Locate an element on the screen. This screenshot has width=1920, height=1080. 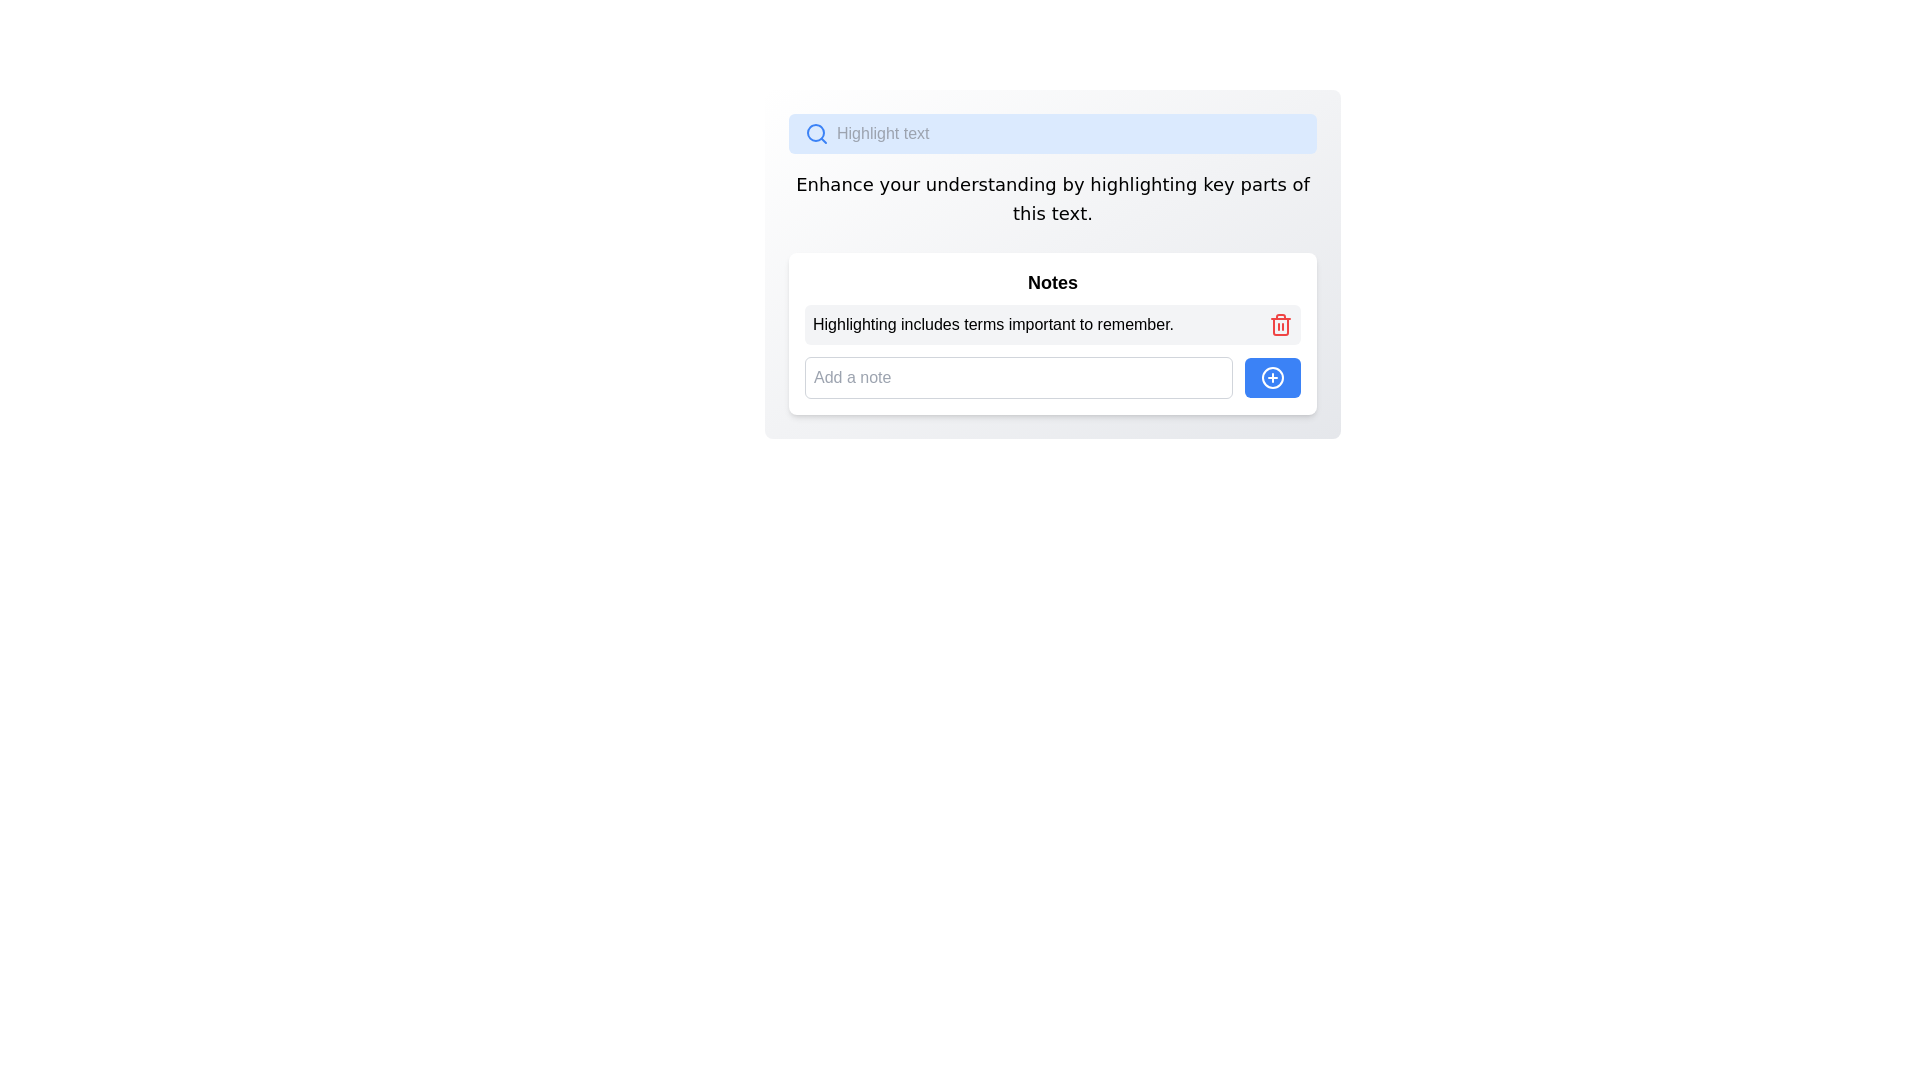
the text character element 'n' in the word 'understanding' within the displayed text phrase 'Enhance your understanding by highlighting key parts of this text.' is located at coordinates (1011, 184).